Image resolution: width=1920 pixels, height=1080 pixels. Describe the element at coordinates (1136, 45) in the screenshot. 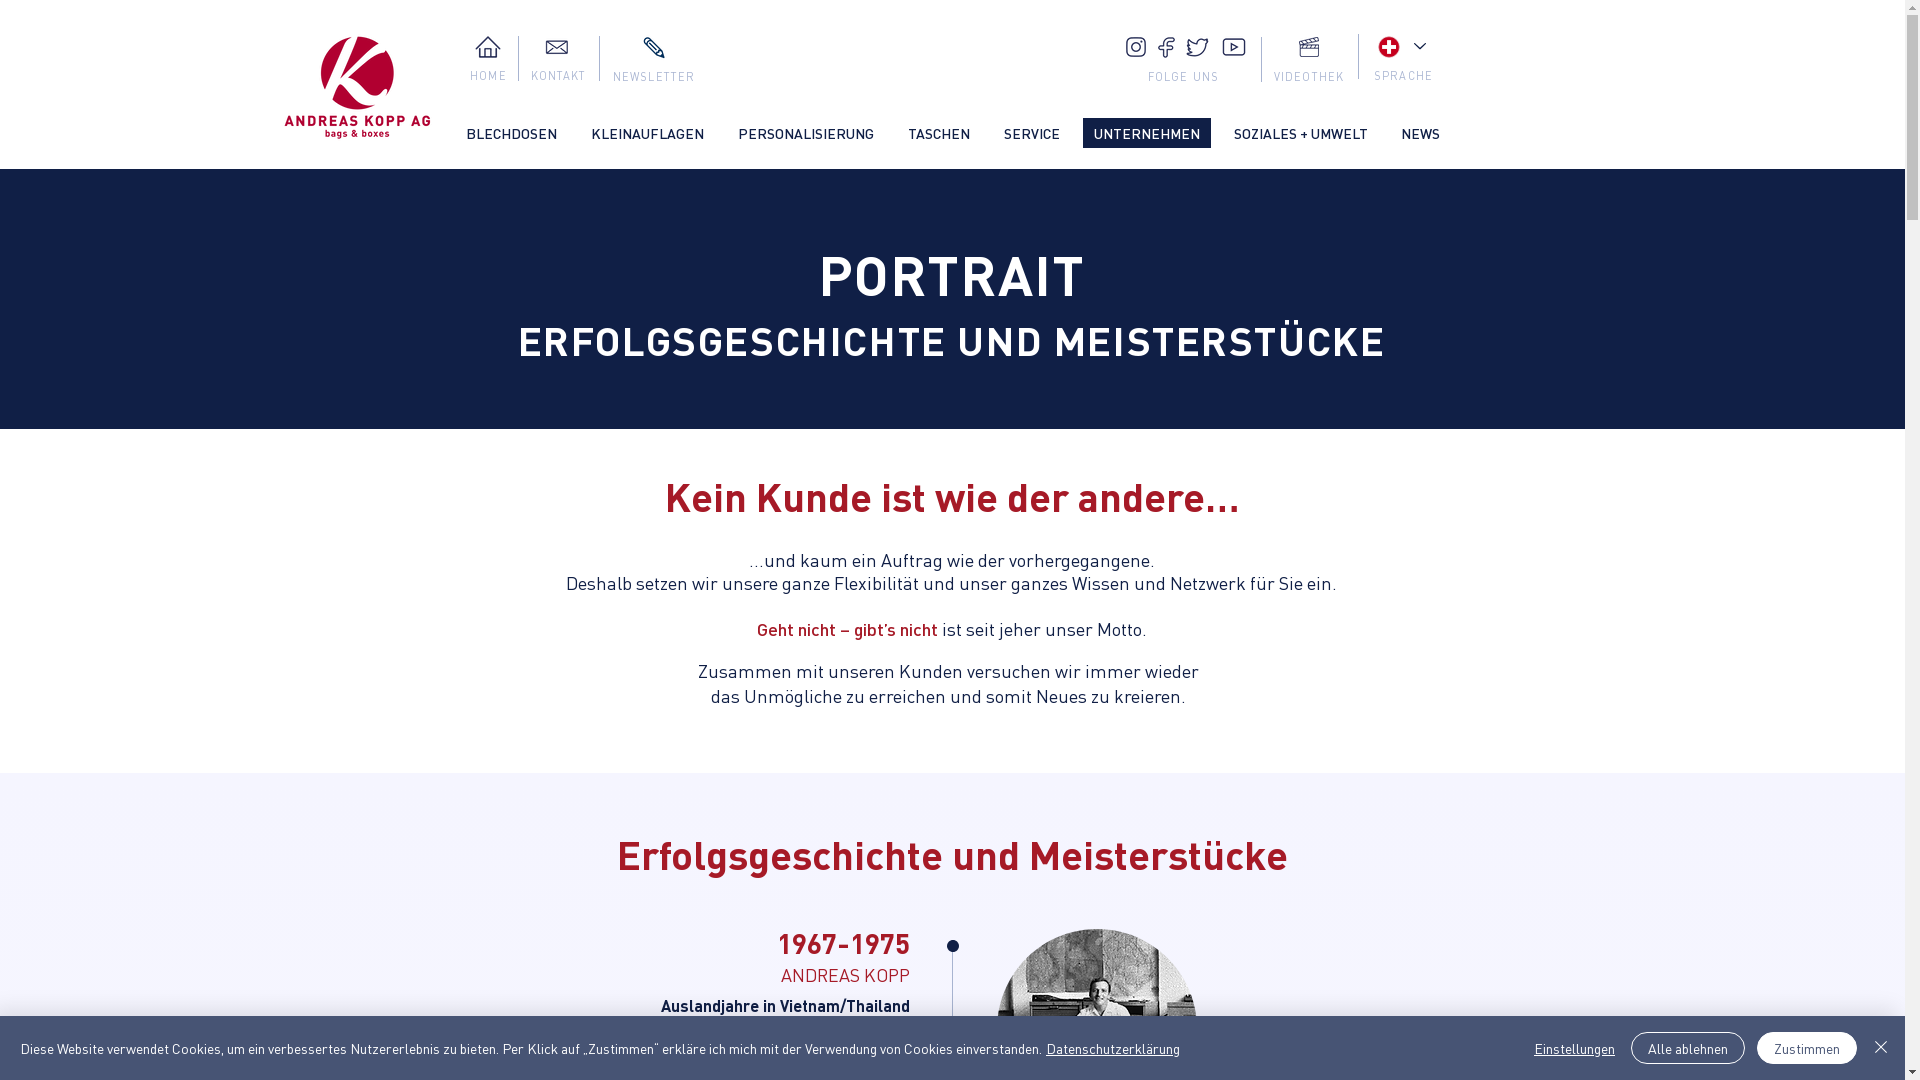

I see `'Instagram '` at that location.